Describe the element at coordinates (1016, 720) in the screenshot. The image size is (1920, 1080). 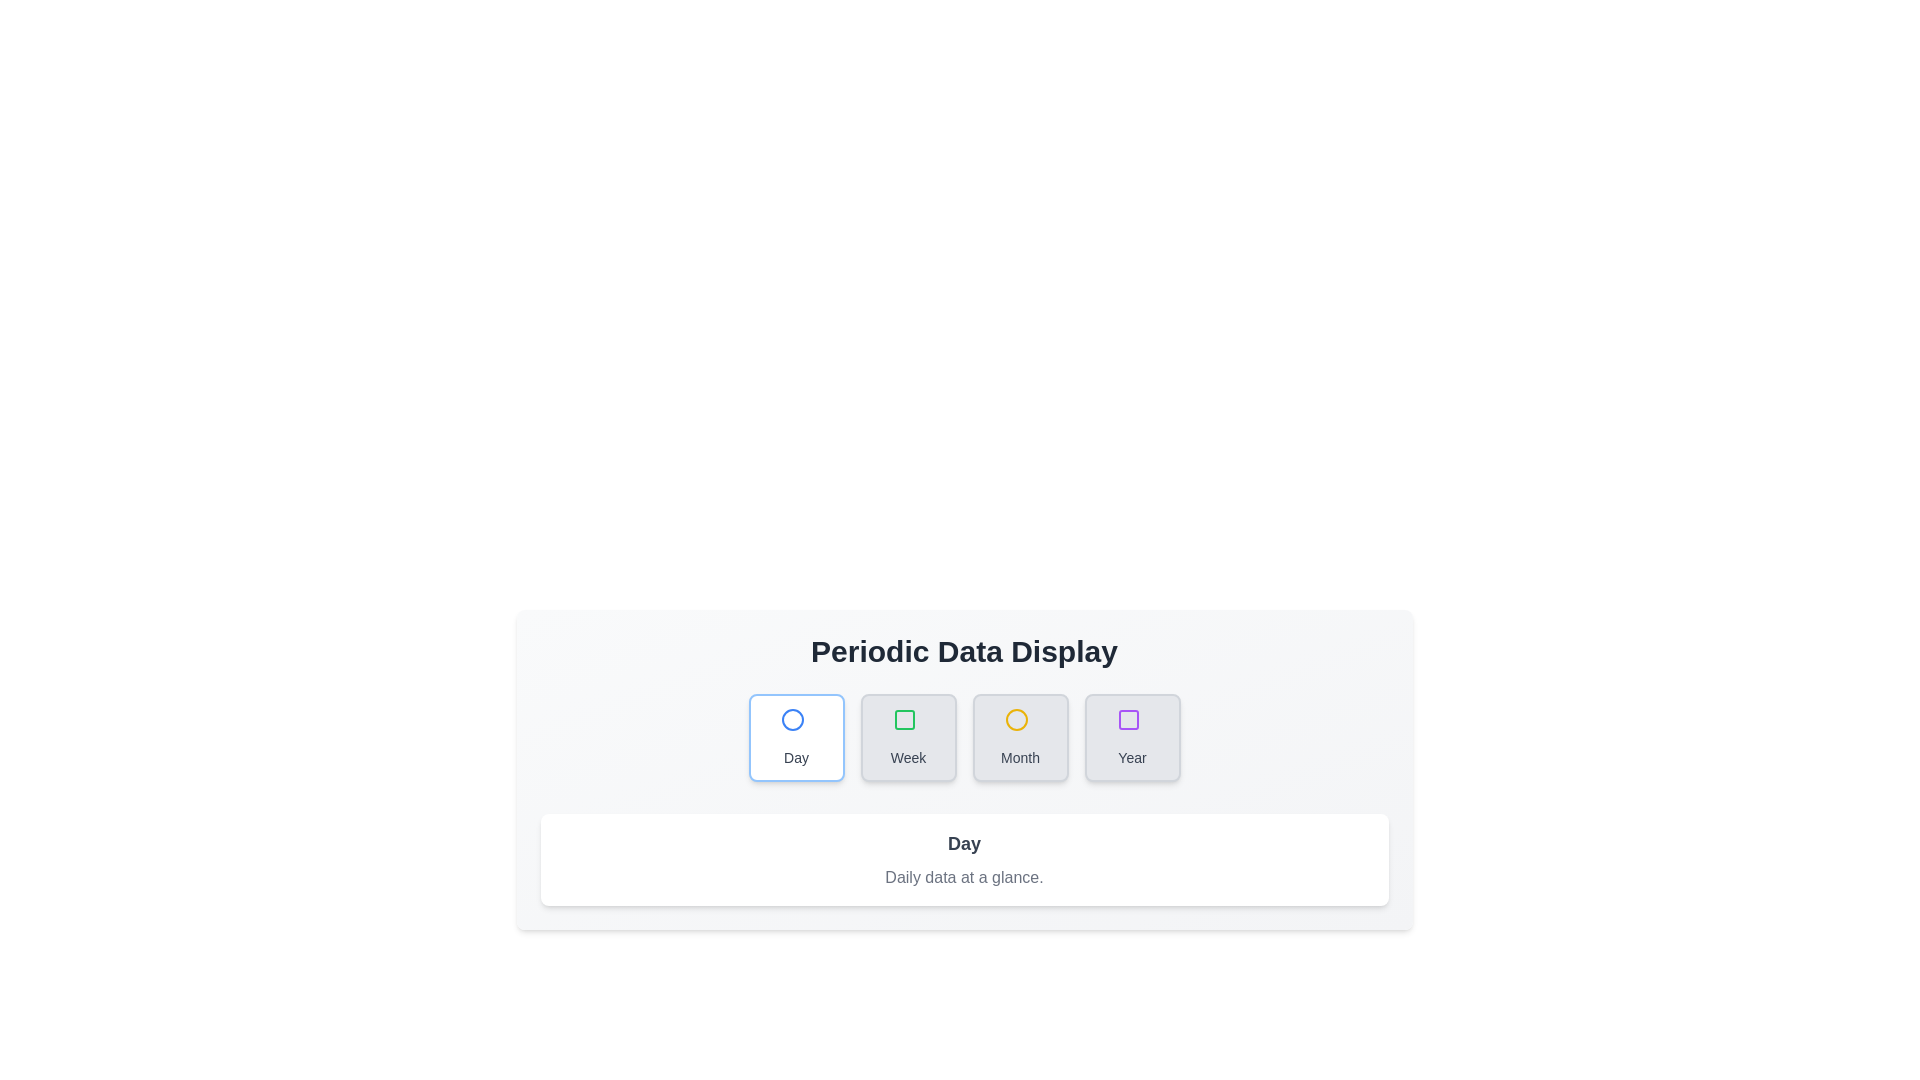
I see `the decorative SVG circle inside the 'Month' button located beneath the title 'Periodic Data Display'` at that location.